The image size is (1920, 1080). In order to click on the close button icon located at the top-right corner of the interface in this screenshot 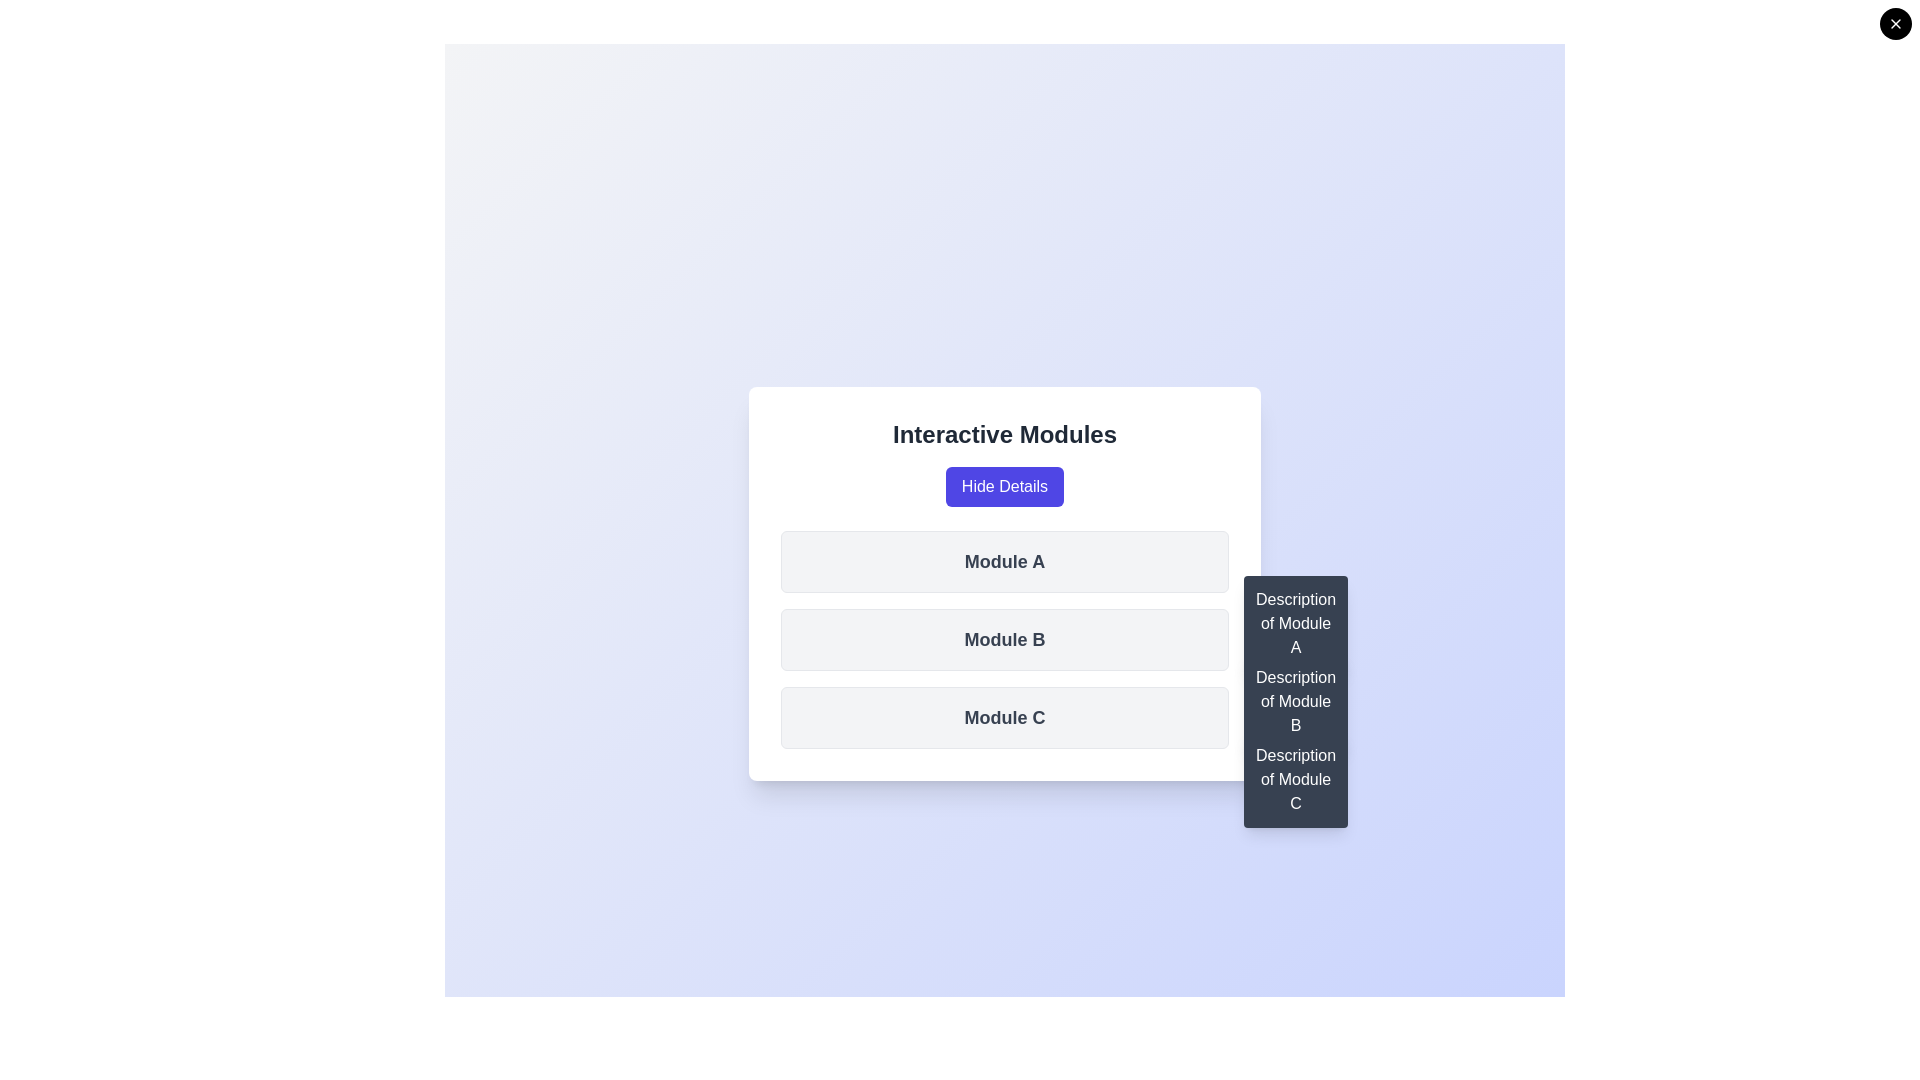, I will do `click(1895, 23)`.